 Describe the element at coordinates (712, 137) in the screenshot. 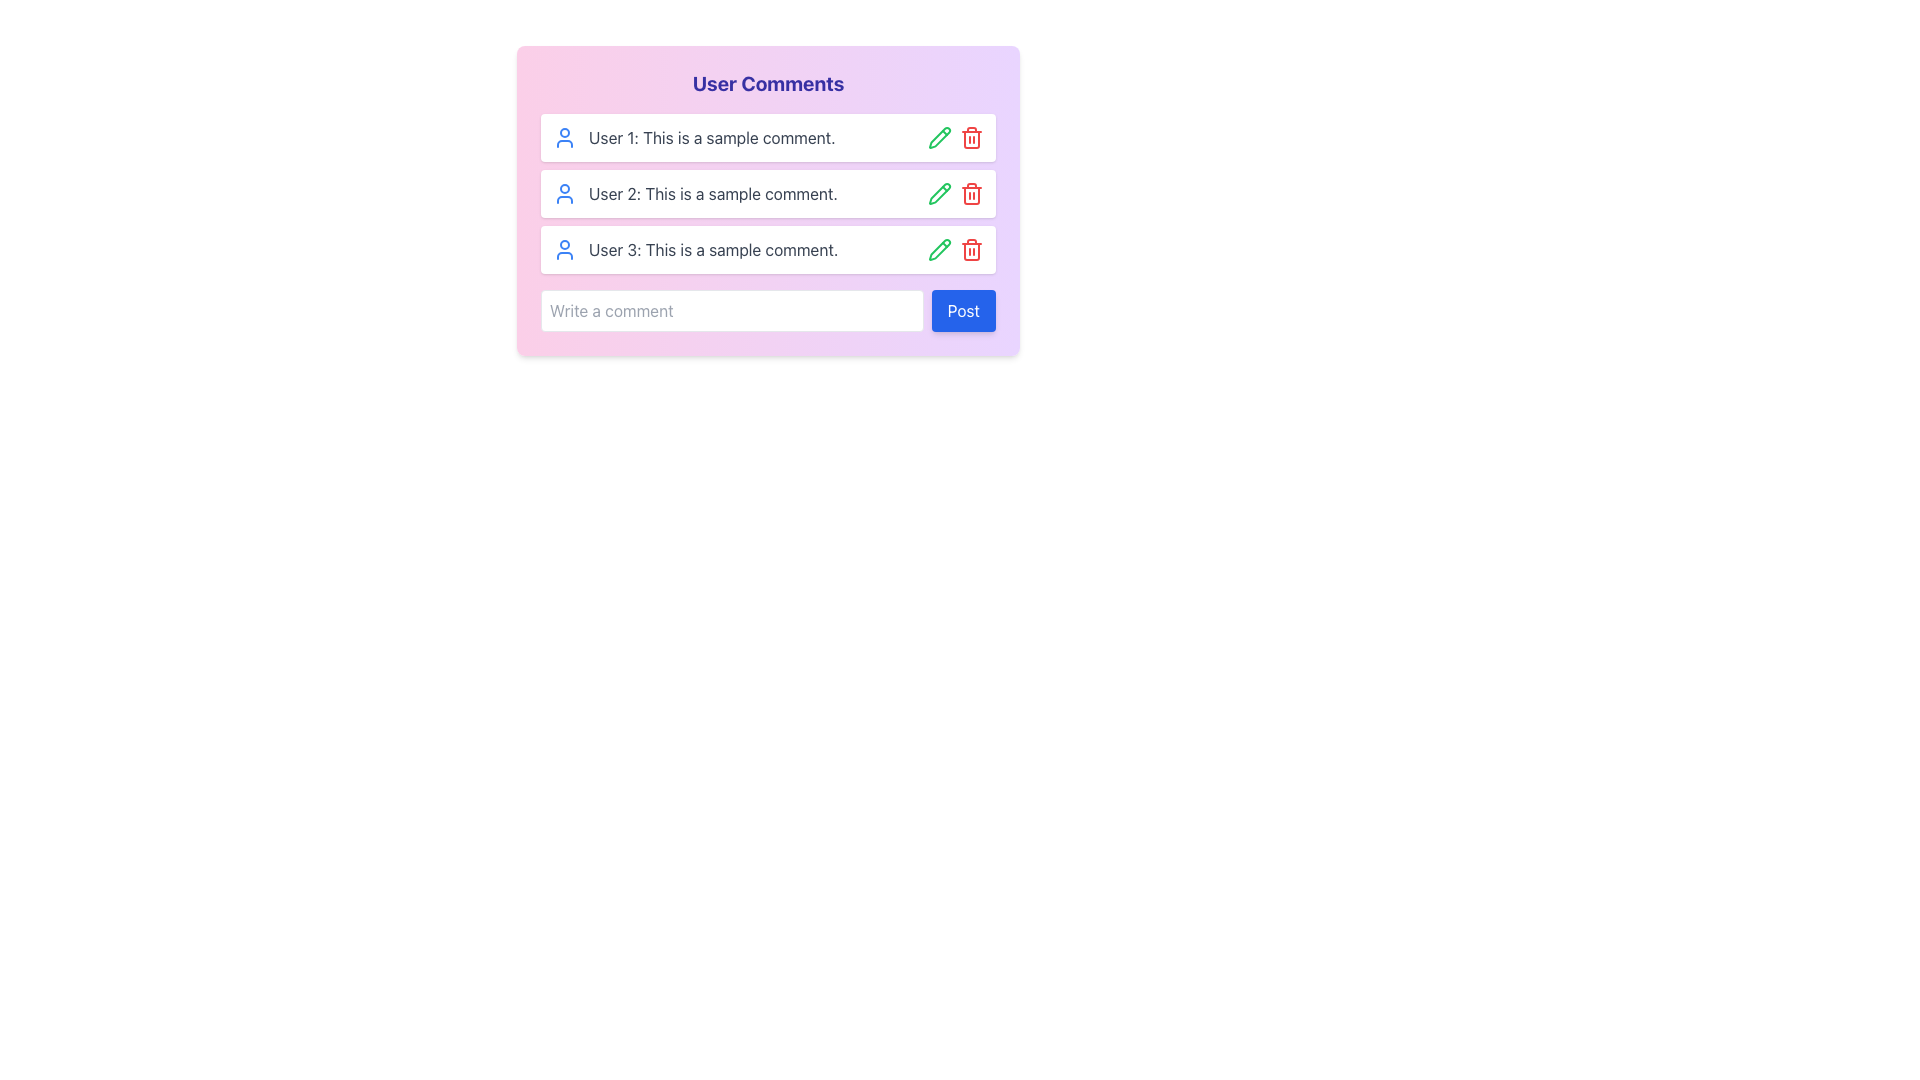

I see `comment content displayed by the static text element attributed to 'User 1', which is the first entry in the comments list` at that location.